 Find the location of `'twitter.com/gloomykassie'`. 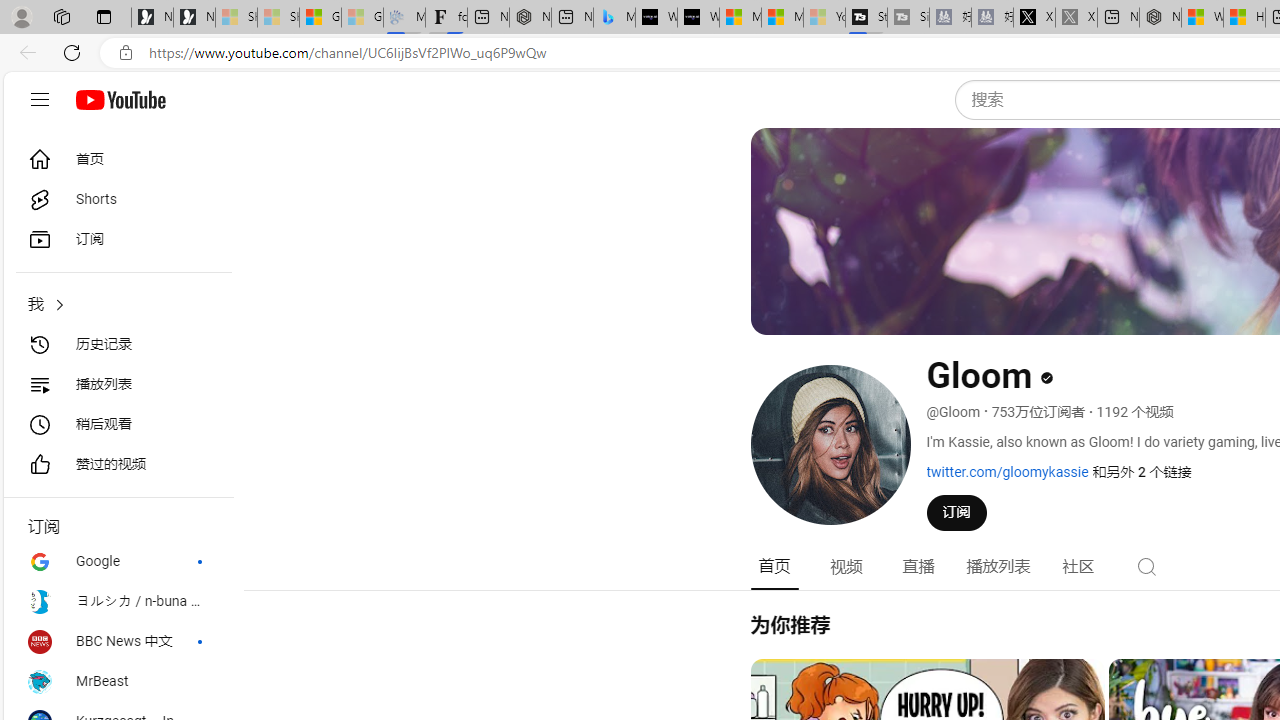

'twitter.com/gloomykassie' is located at coordinates (1007, 471).